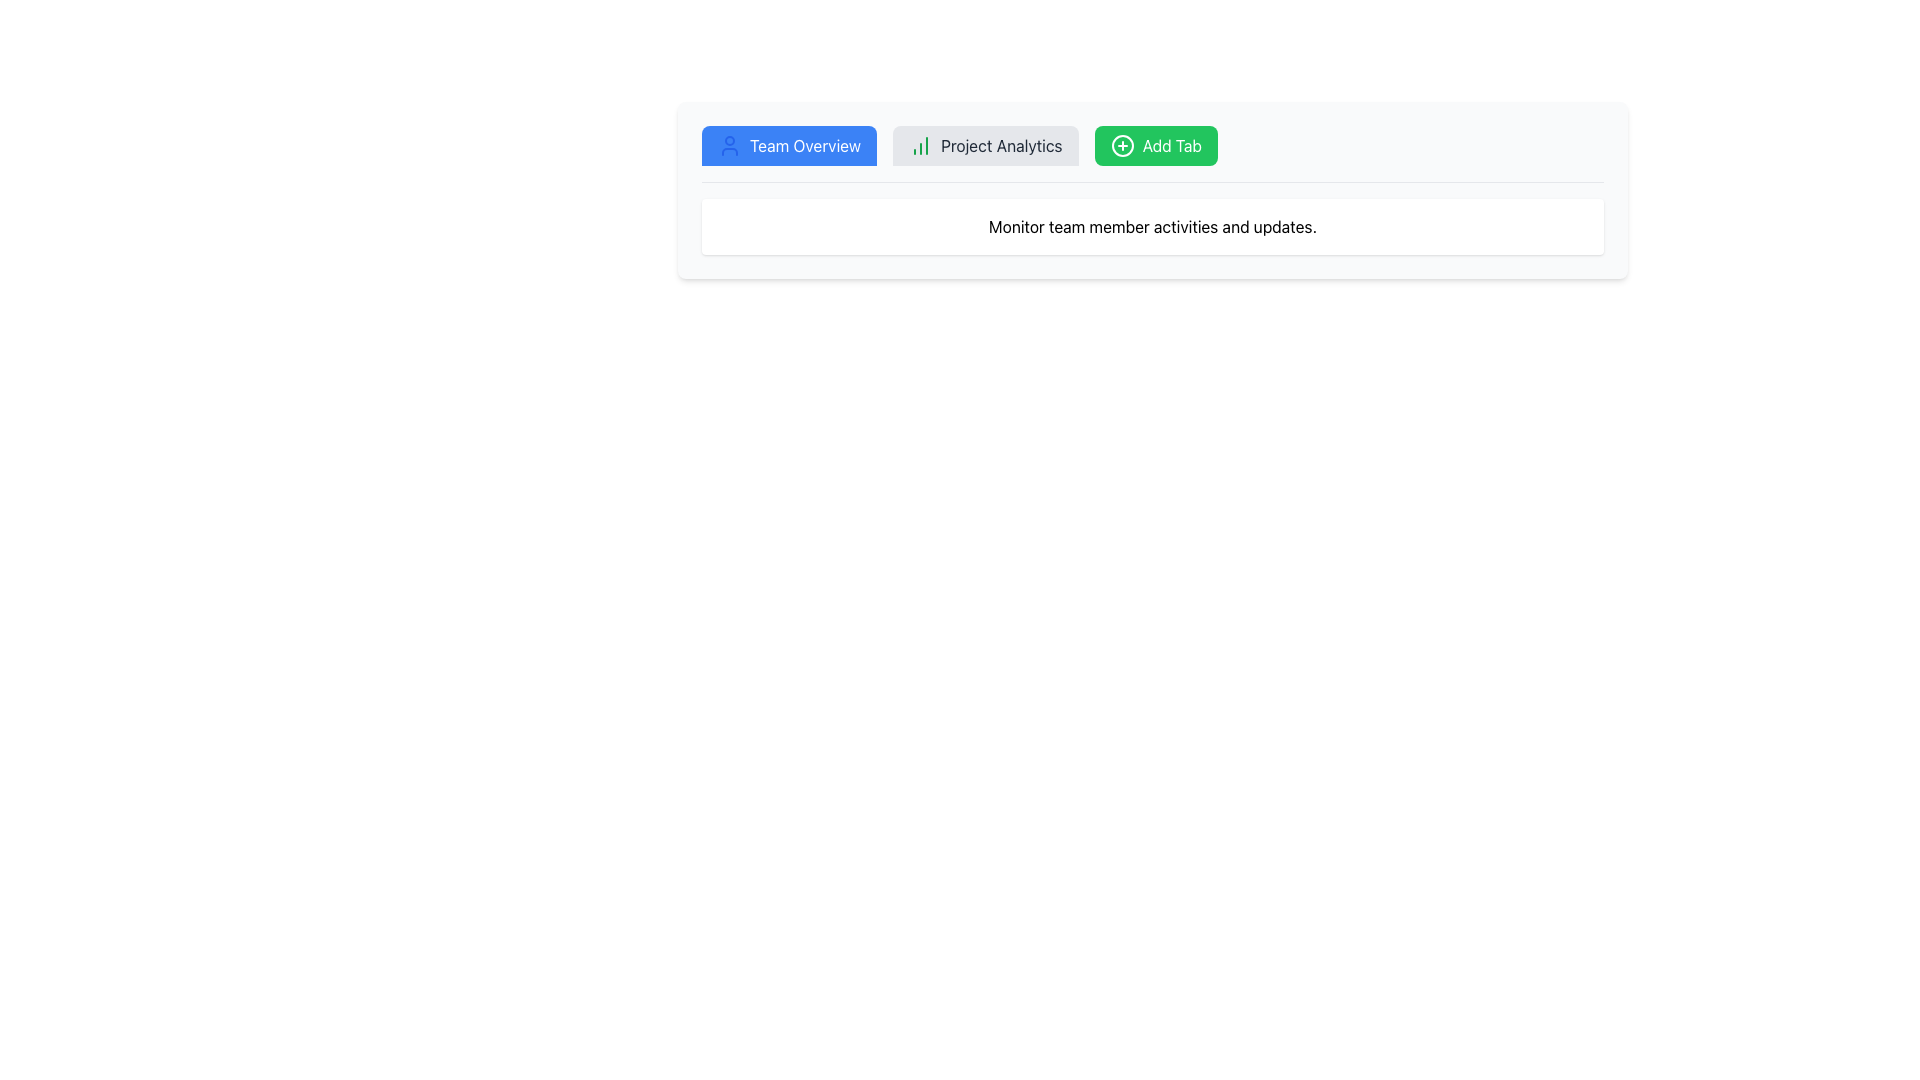 Image resolution: width=1920 pixels, height=1080 pixels. What do you see at coordinates (920, 145) in the screenshot?
I see `the analytics icon located` at bounding box center [920, 145].